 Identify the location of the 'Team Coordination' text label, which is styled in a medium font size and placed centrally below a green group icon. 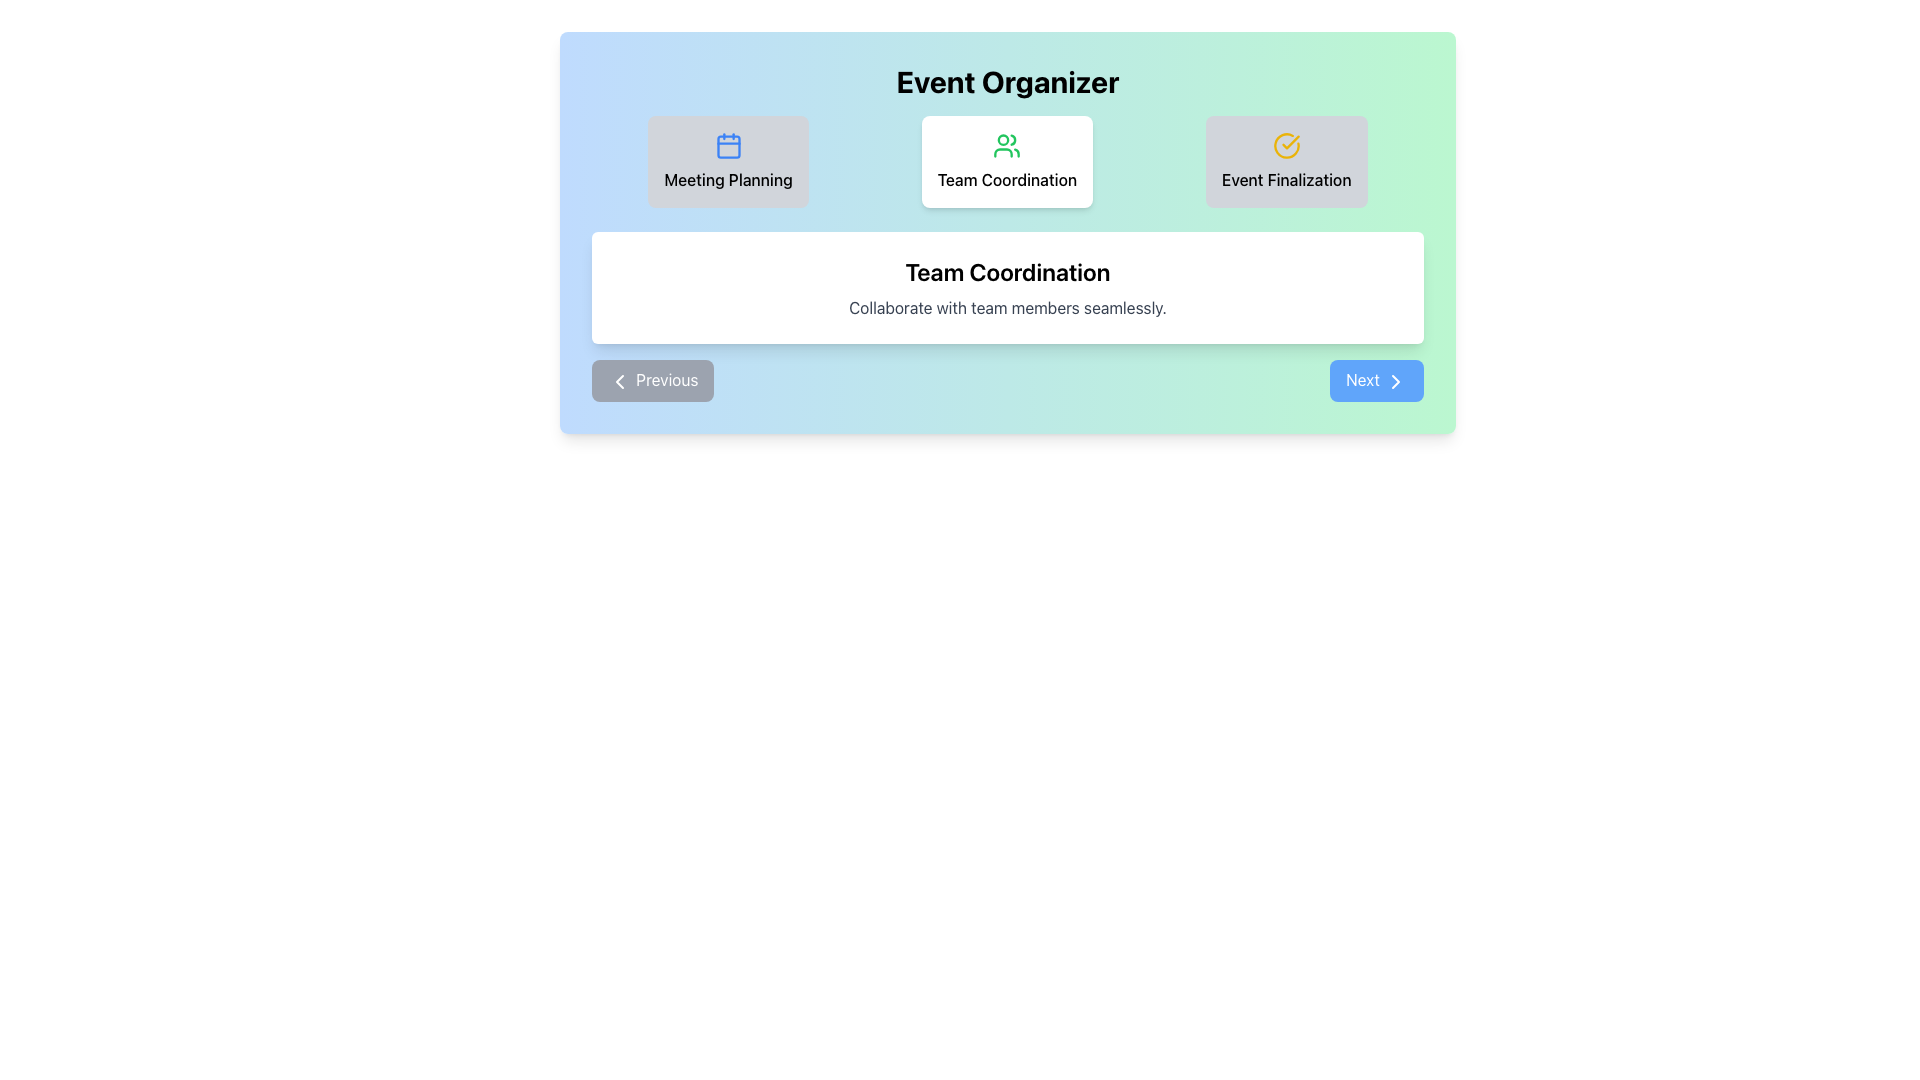
(1007, 180).